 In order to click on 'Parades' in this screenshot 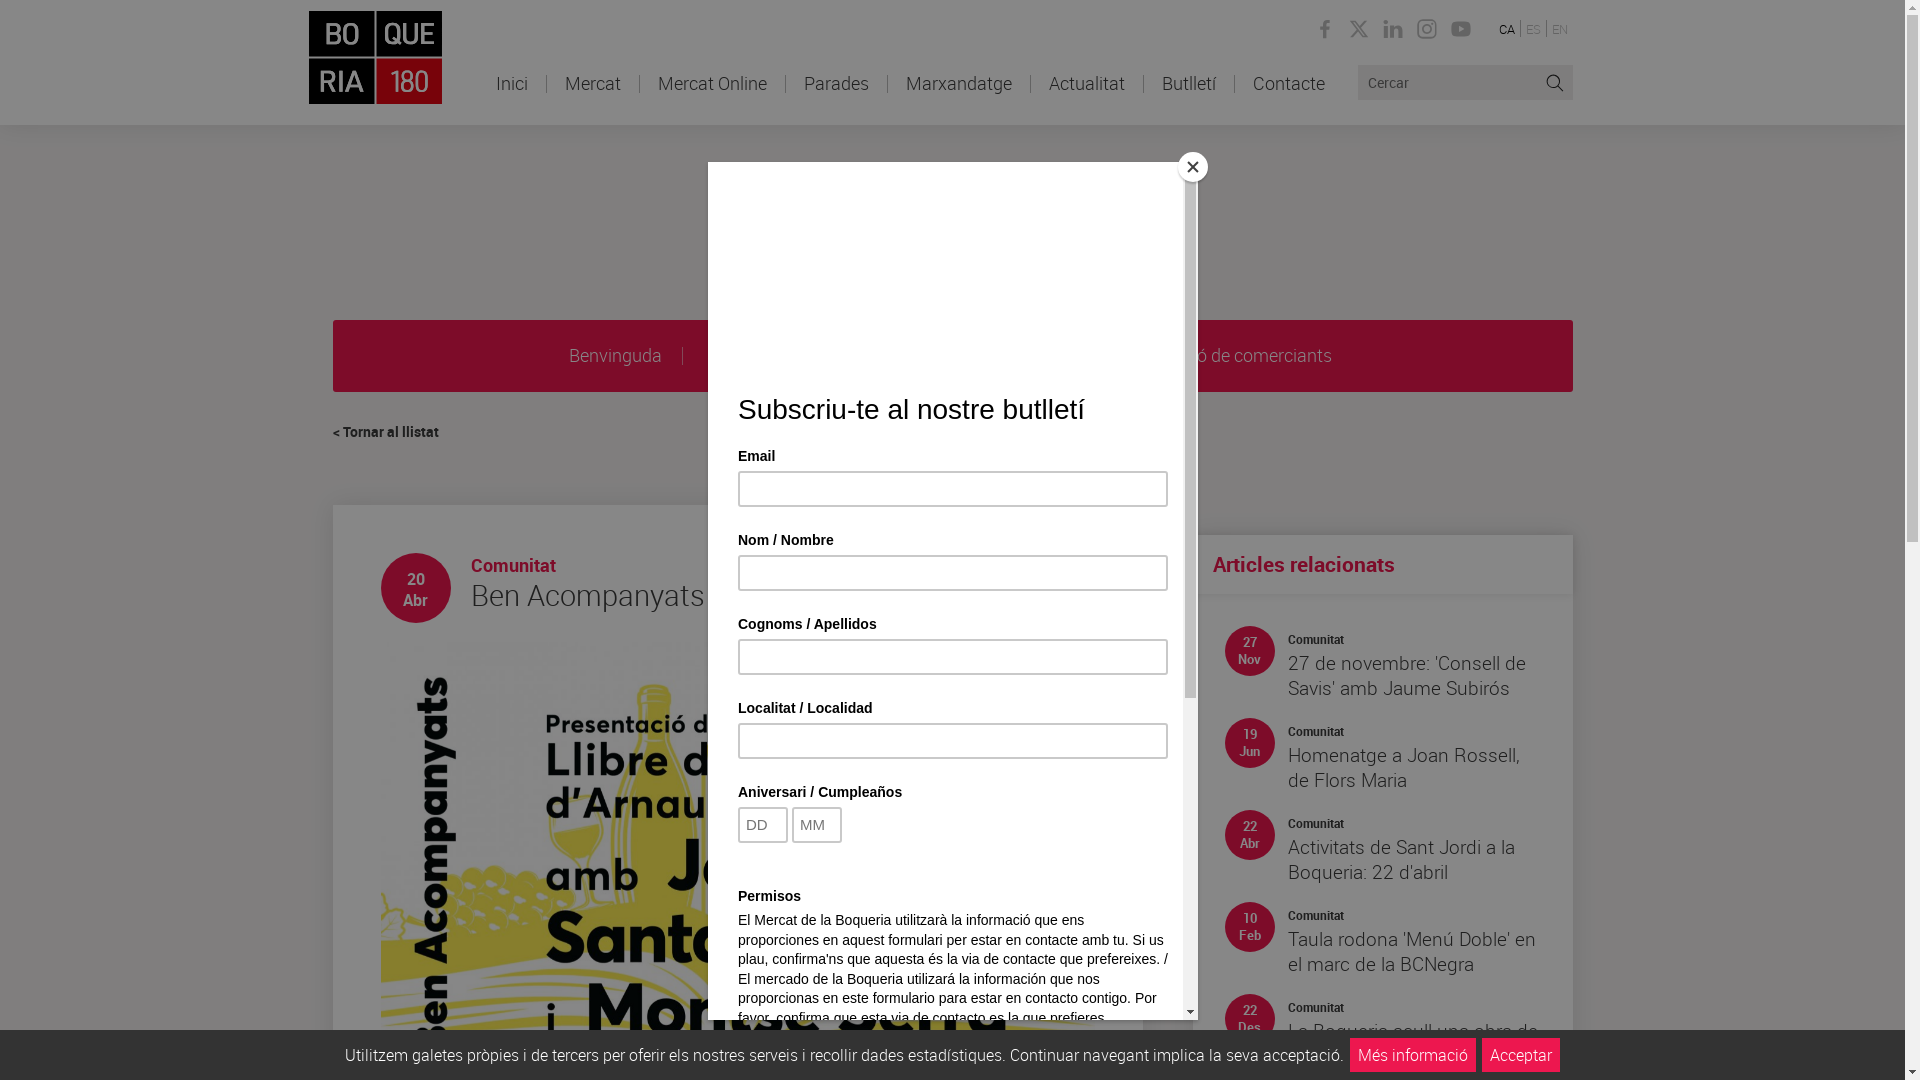, I will do `click(836, 99)`.